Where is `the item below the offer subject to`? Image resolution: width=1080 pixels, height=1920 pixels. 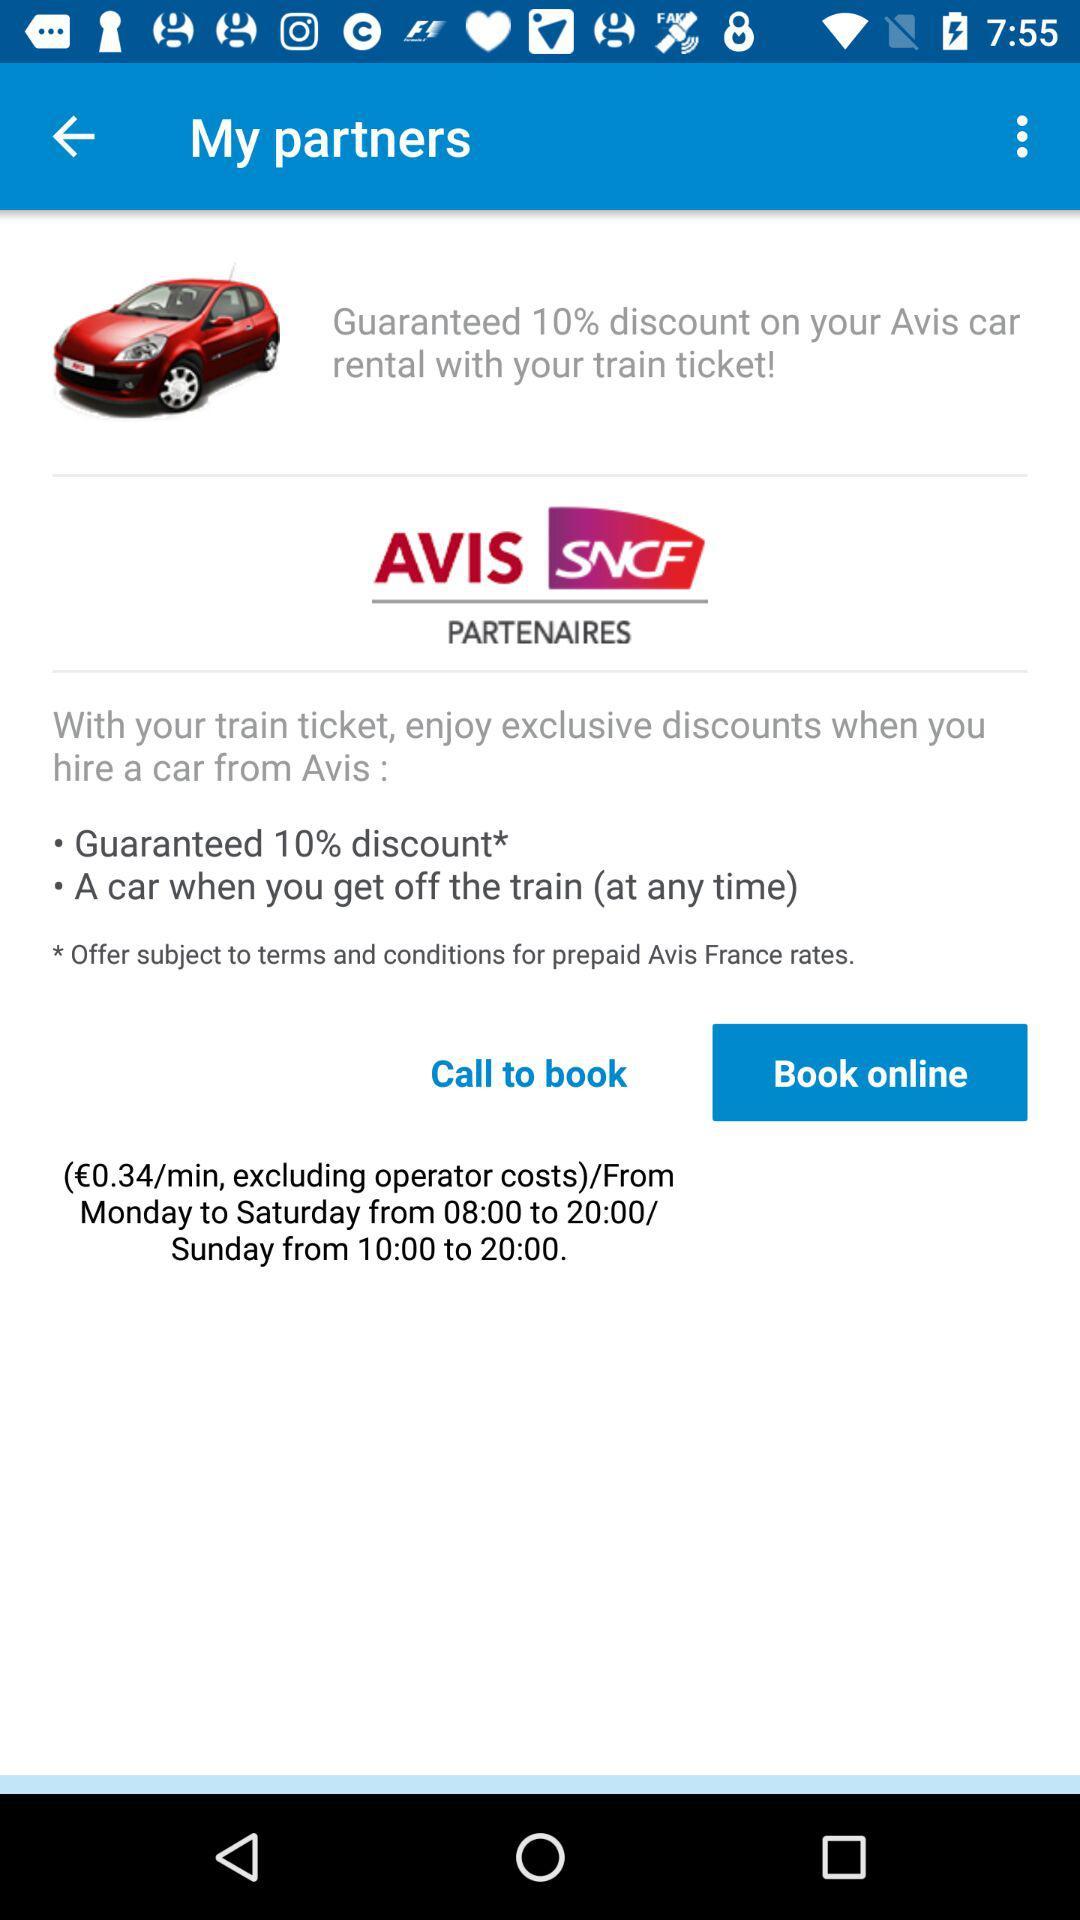 the item below the offer subject to is located at coordinates (869, 1071).